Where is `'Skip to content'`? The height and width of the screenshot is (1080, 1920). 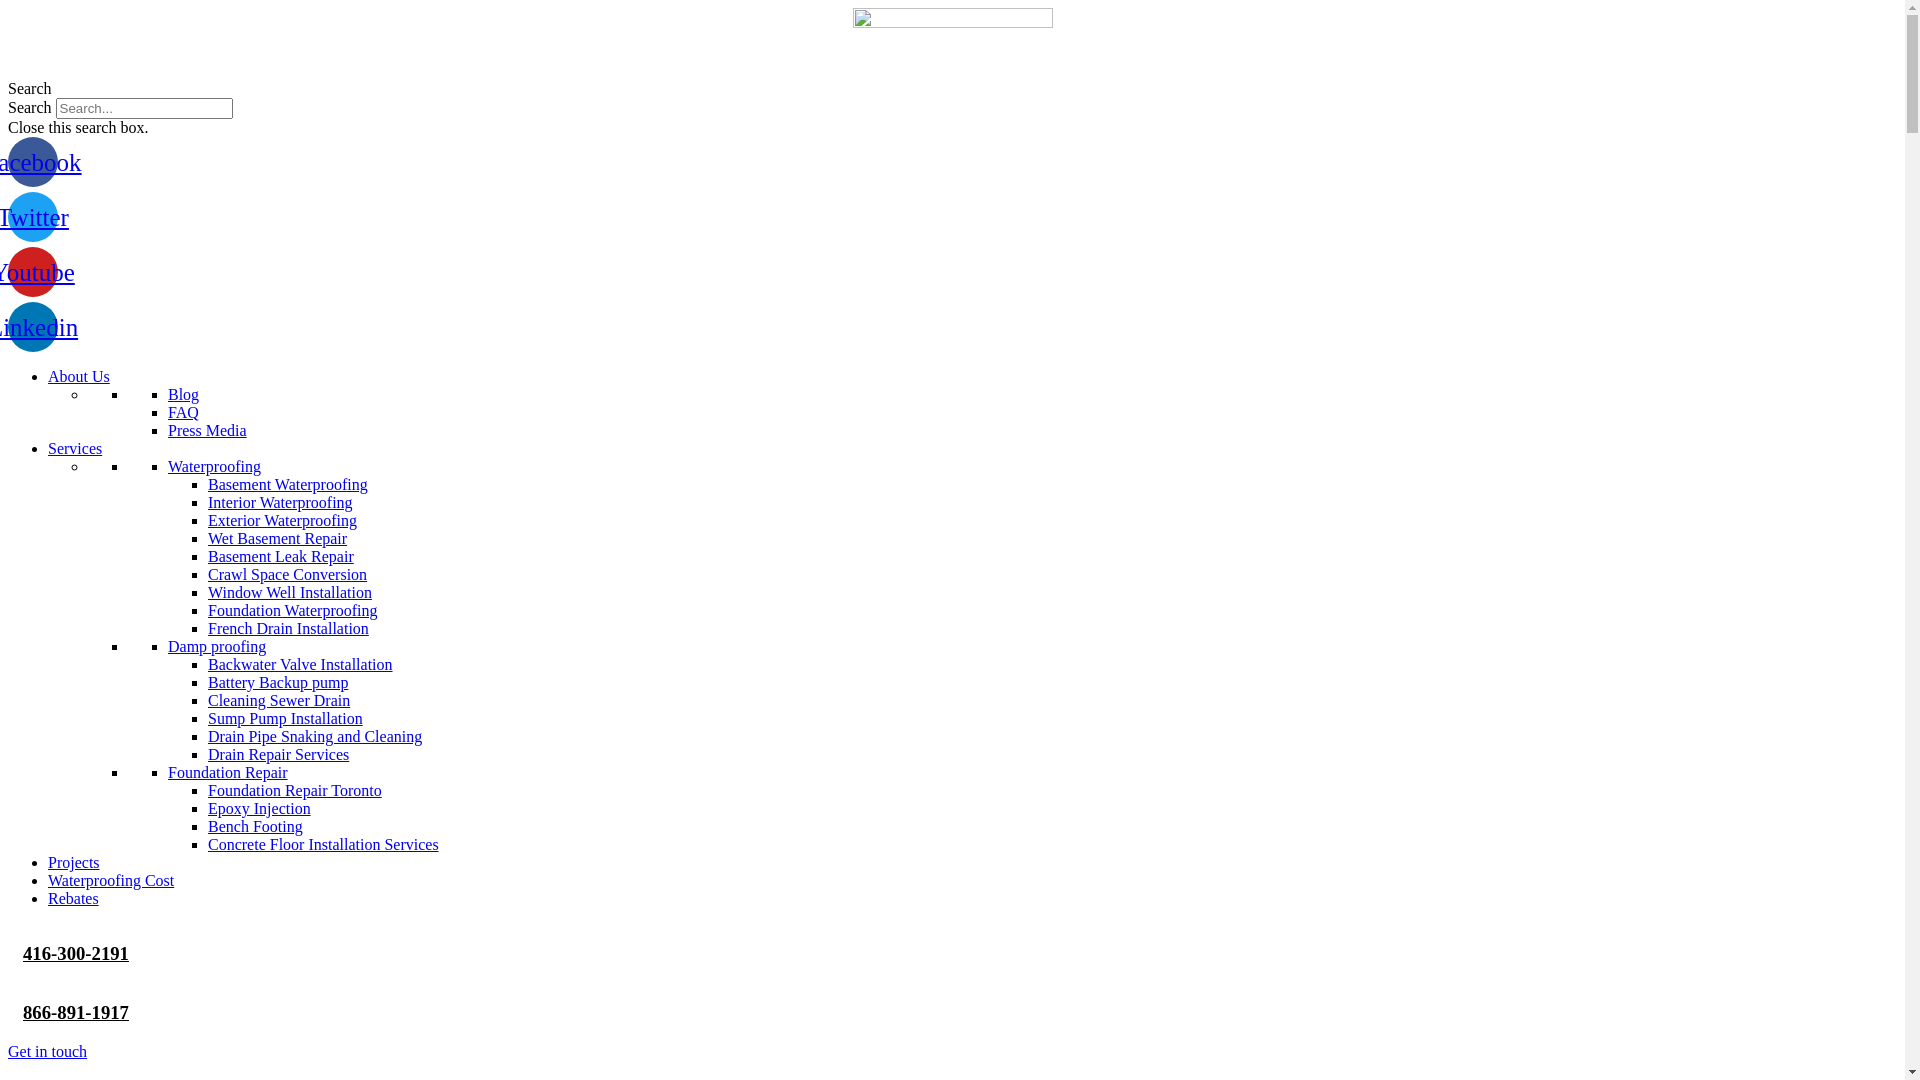
'Skip to content' is located at coordinates (7, 7).